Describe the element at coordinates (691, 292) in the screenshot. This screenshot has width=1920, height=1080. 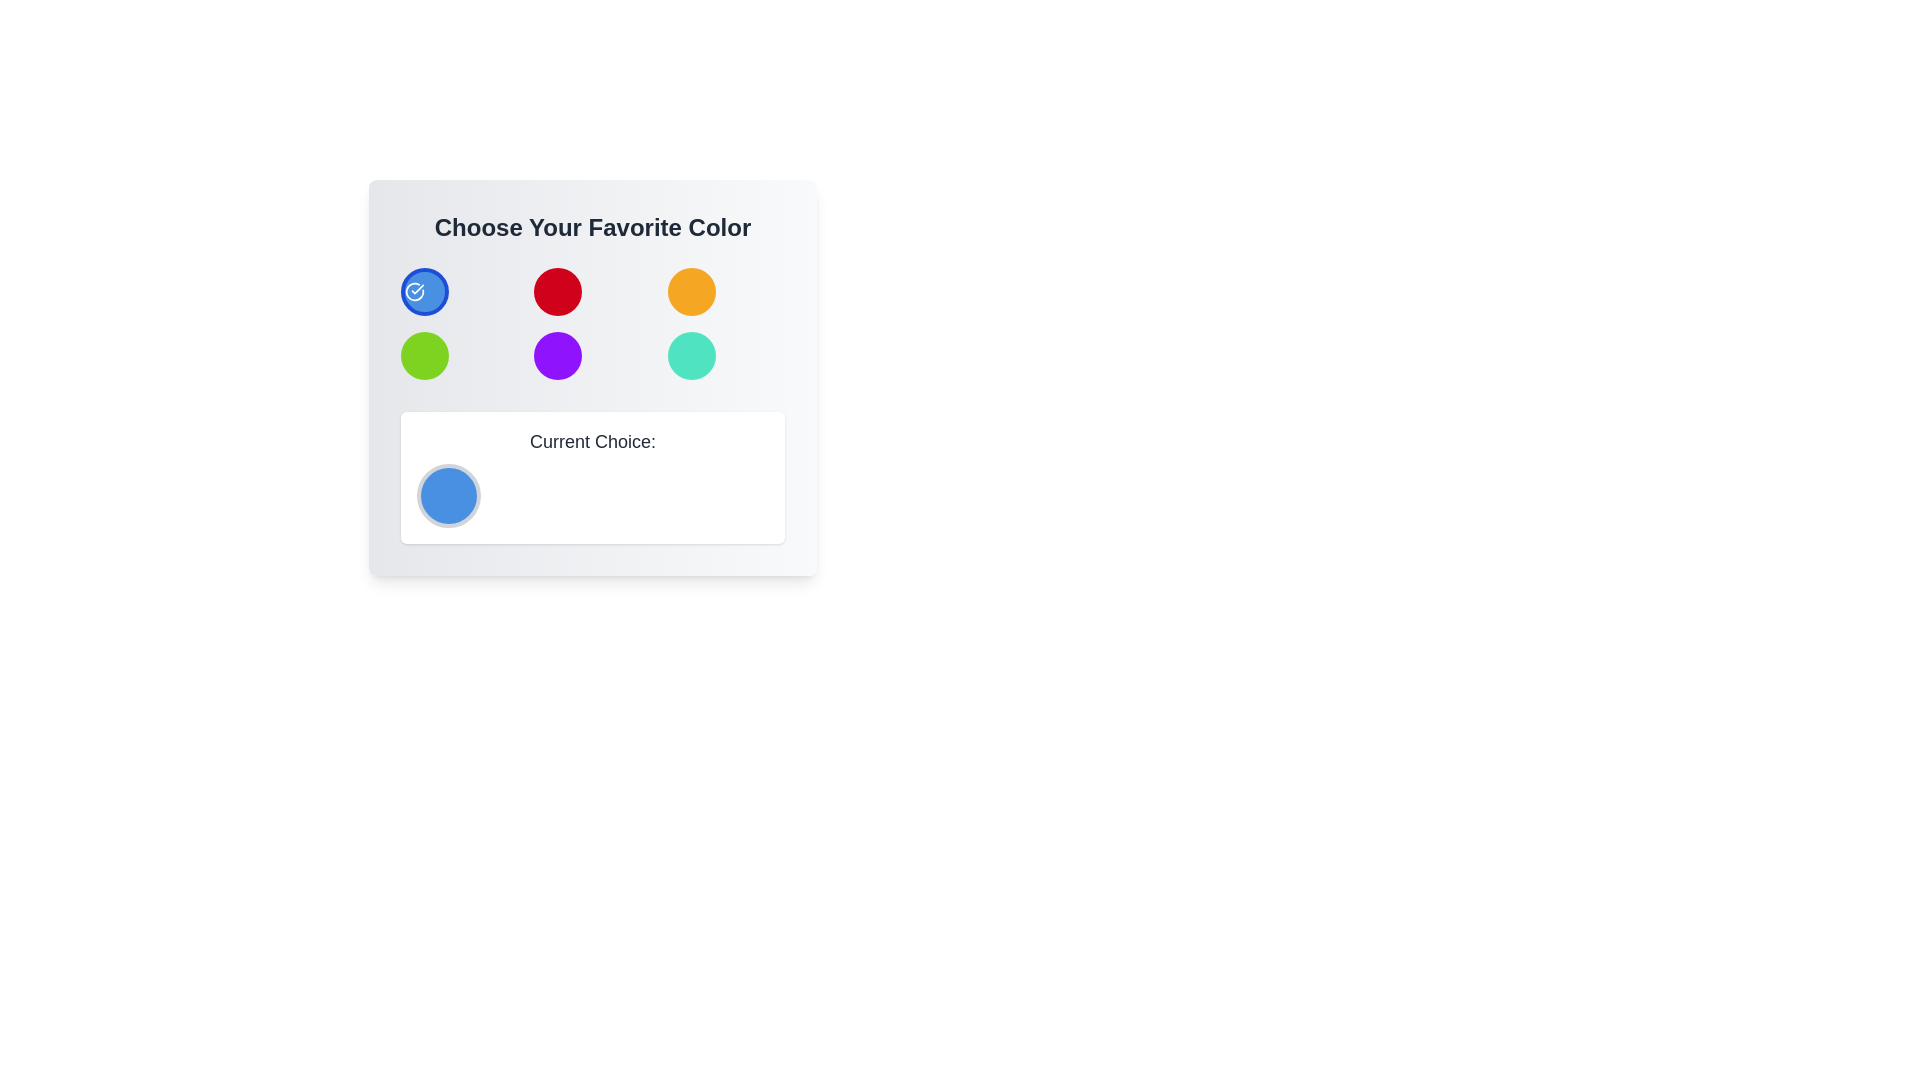
I see `the bright orange circular button in the 'Choose Your Favorite Color' section to enlarge it` at that location.